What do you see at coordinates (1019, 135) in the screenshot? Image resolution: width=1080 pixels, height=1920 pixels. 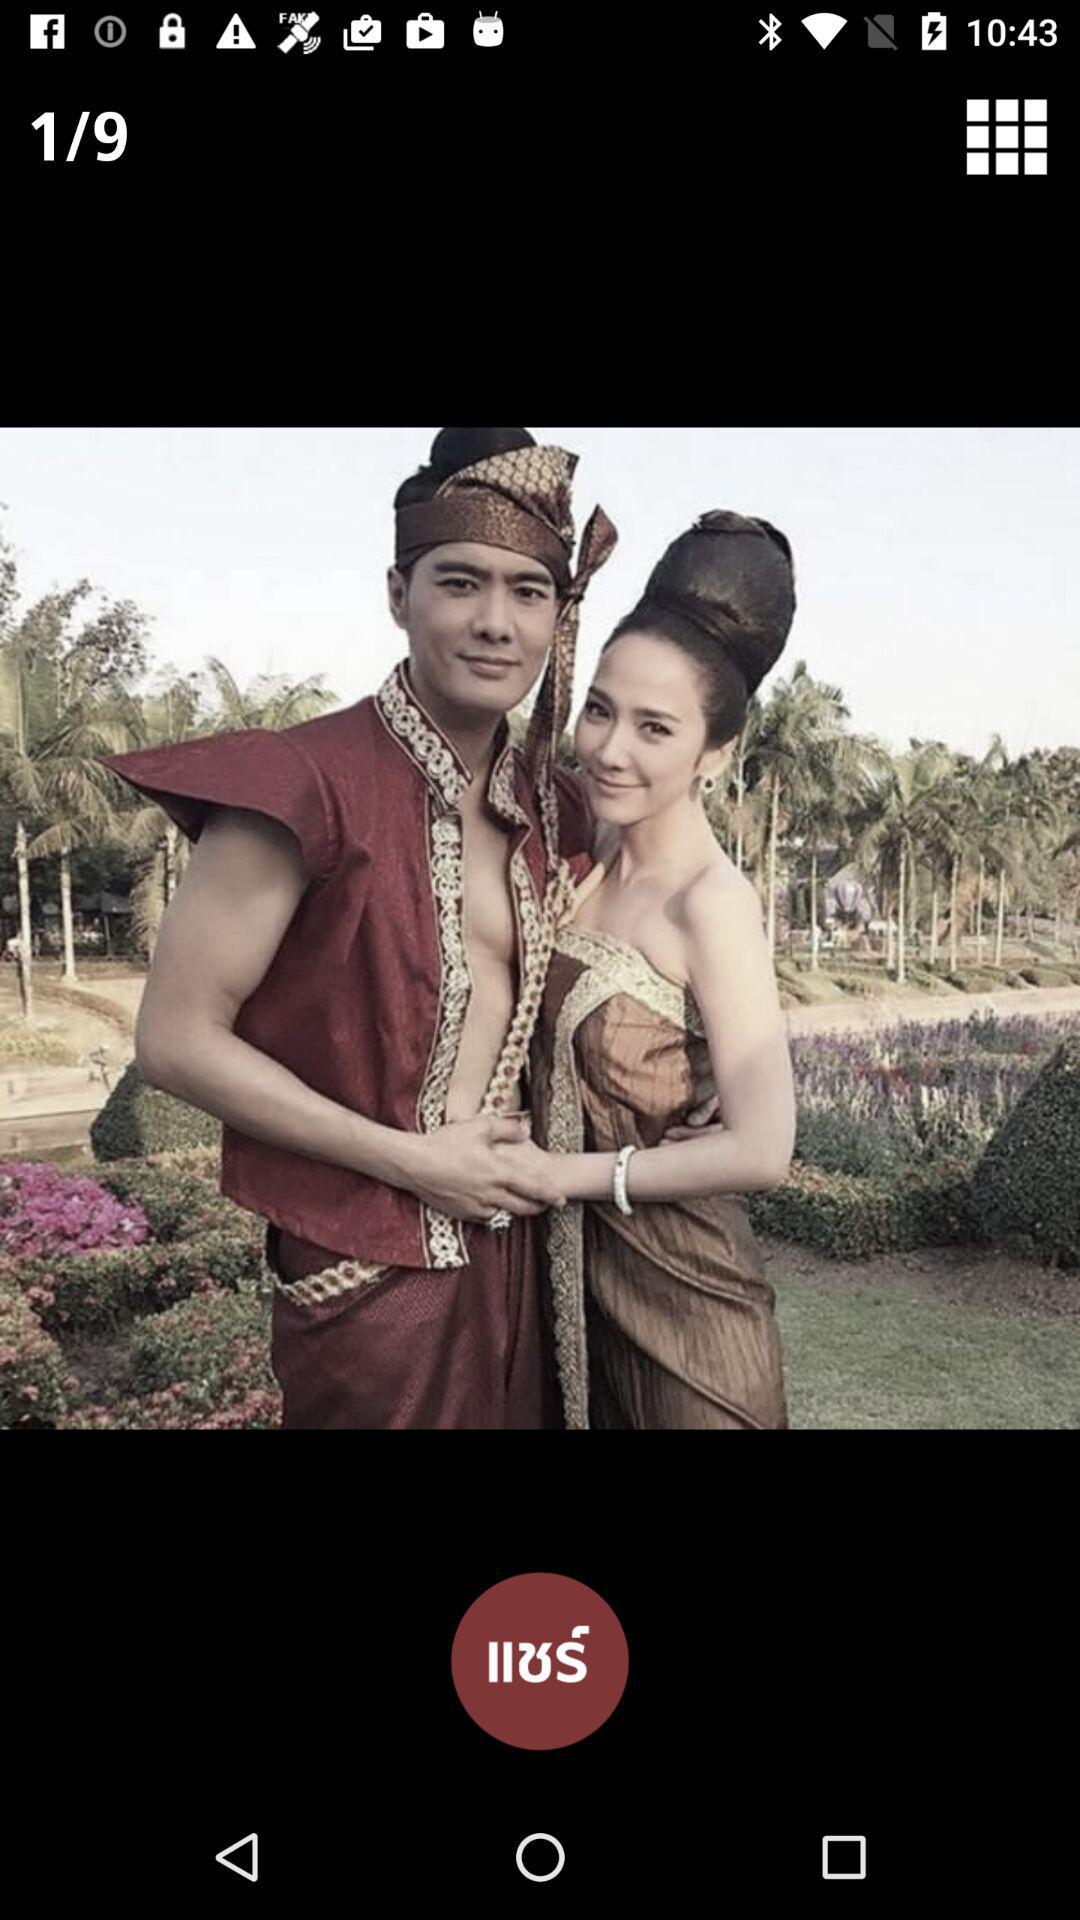 I see `the item to the right of the /9` at bounding box center [1019, 135].